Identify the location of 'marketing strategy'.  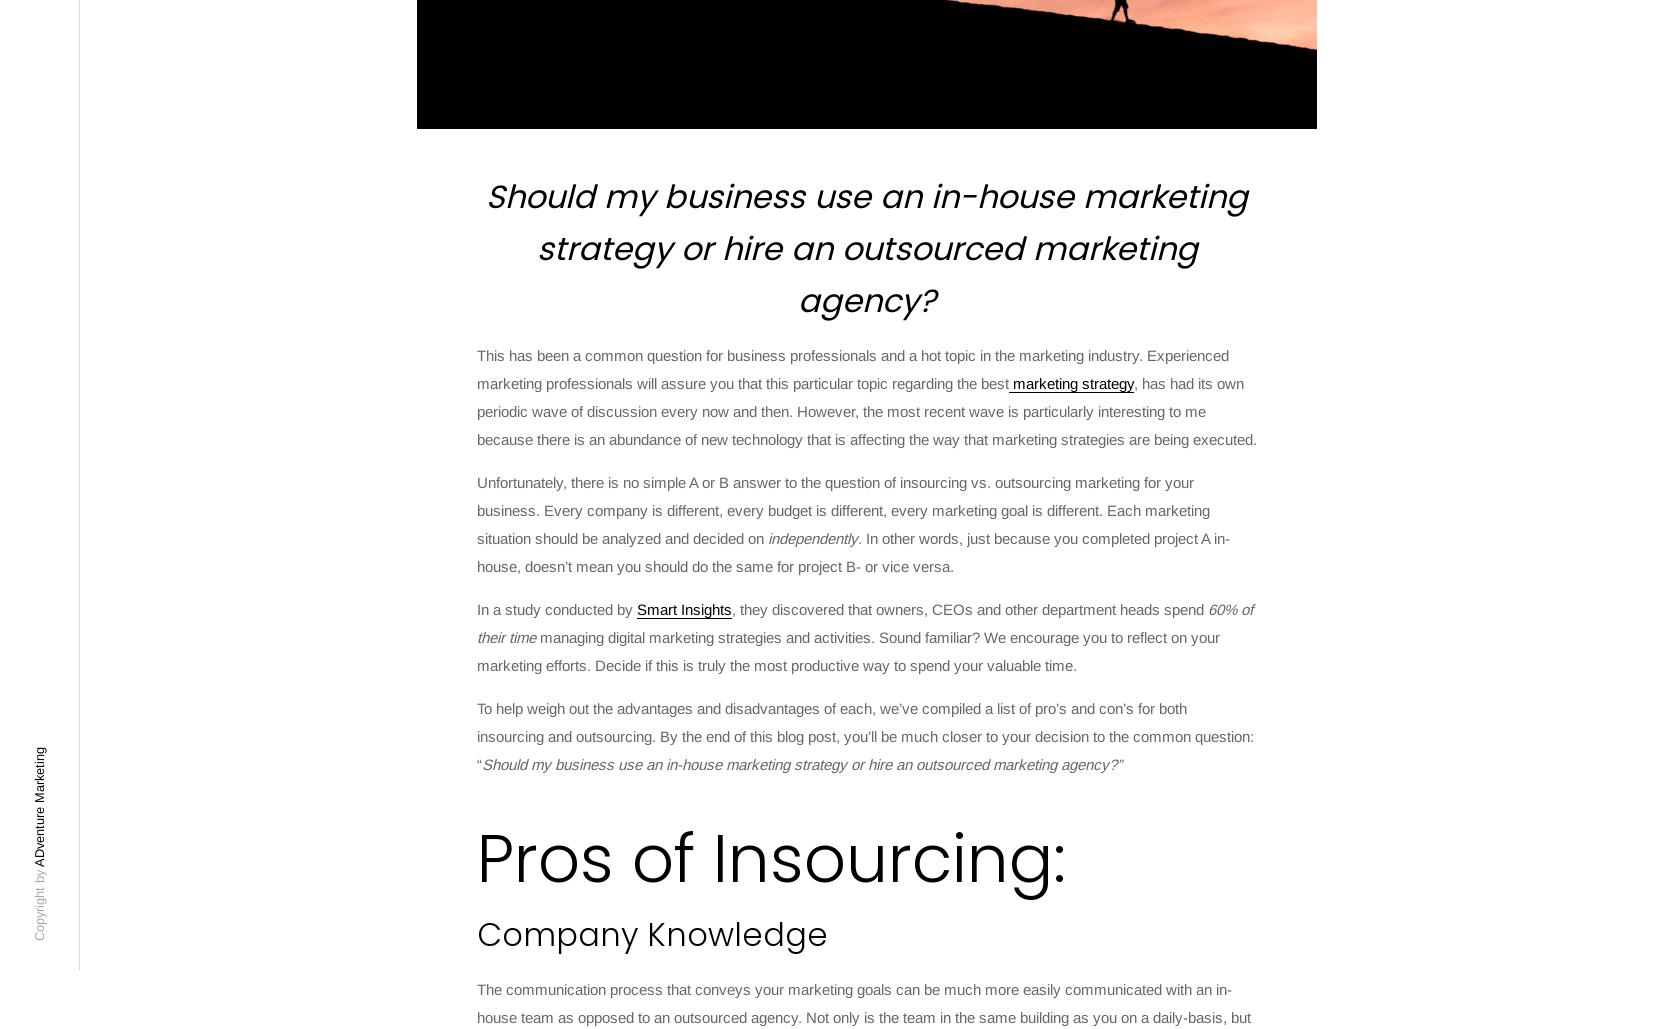
(1070, 382).